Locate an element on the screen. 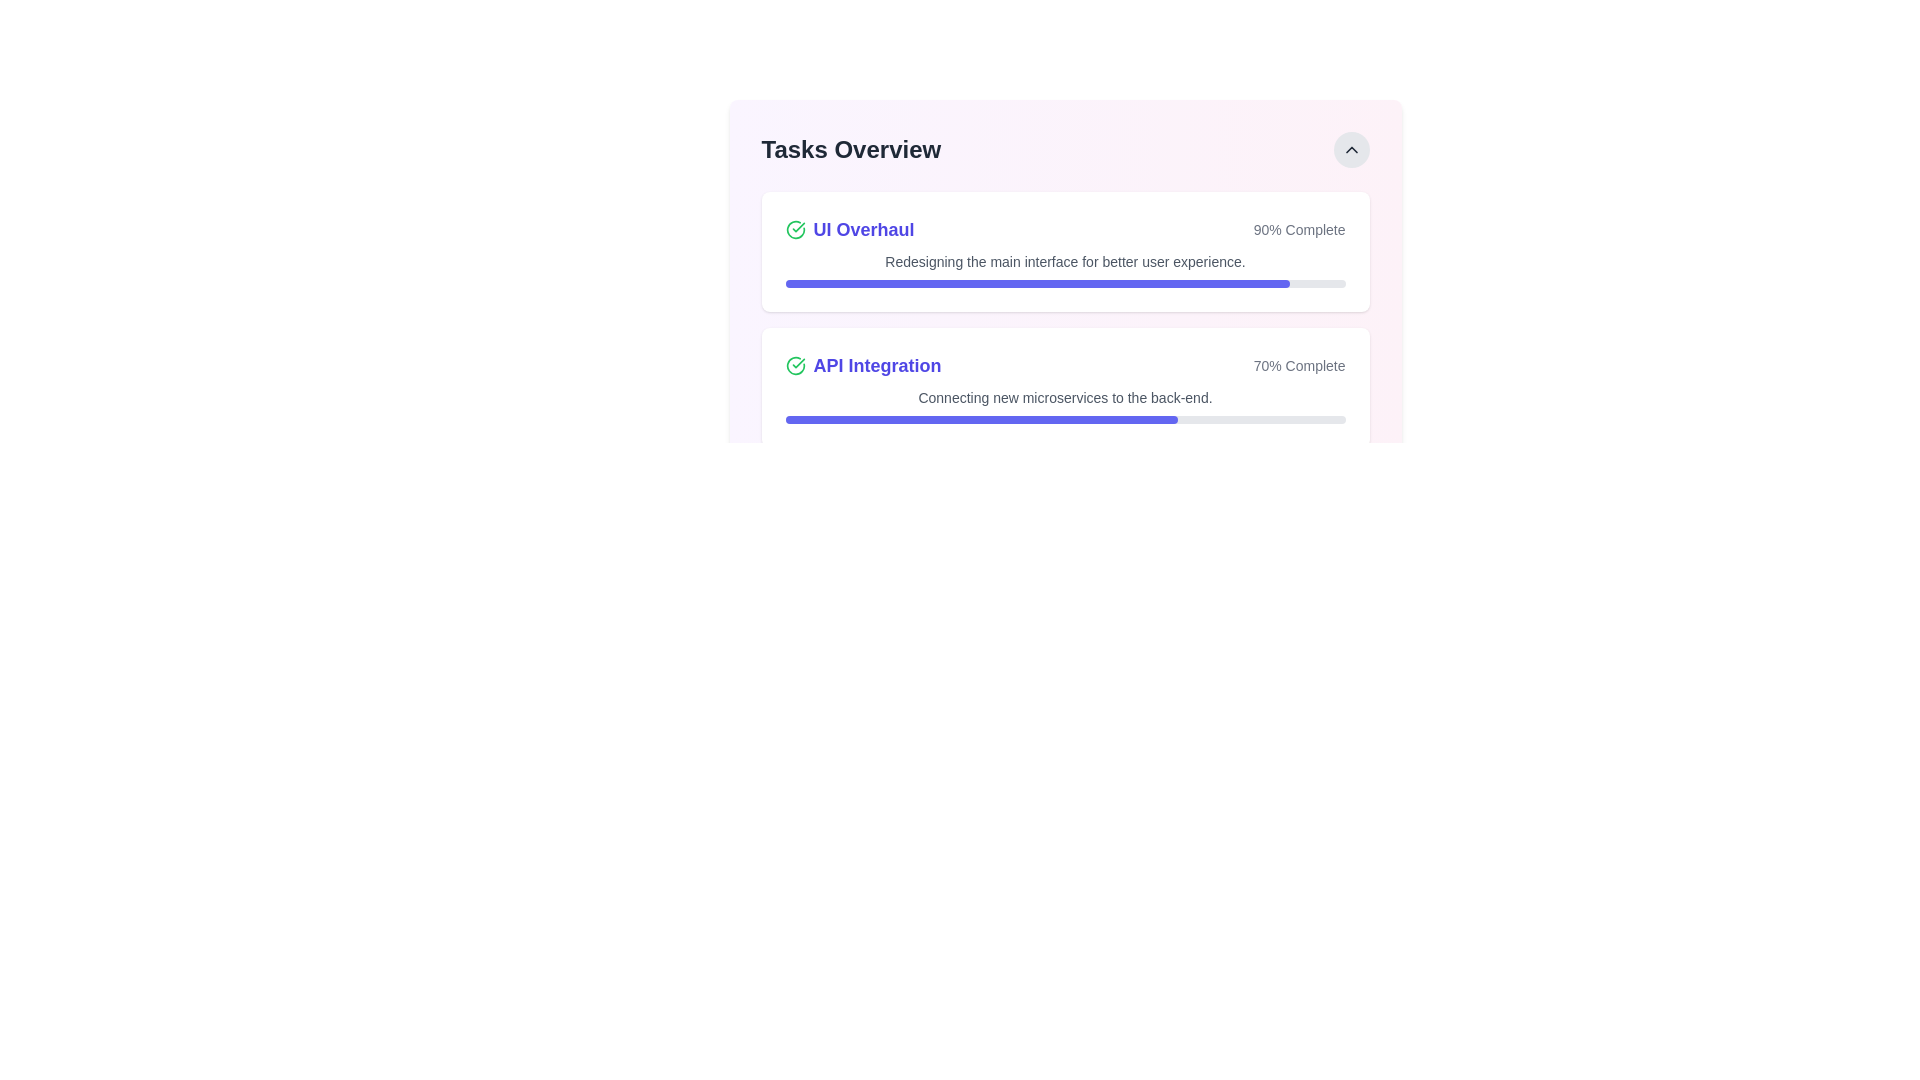  the text label displaying '70% Complete', which is styled in gray and positioned to the right of the 'API Integration' heading is located at coordinates (1299, 366).